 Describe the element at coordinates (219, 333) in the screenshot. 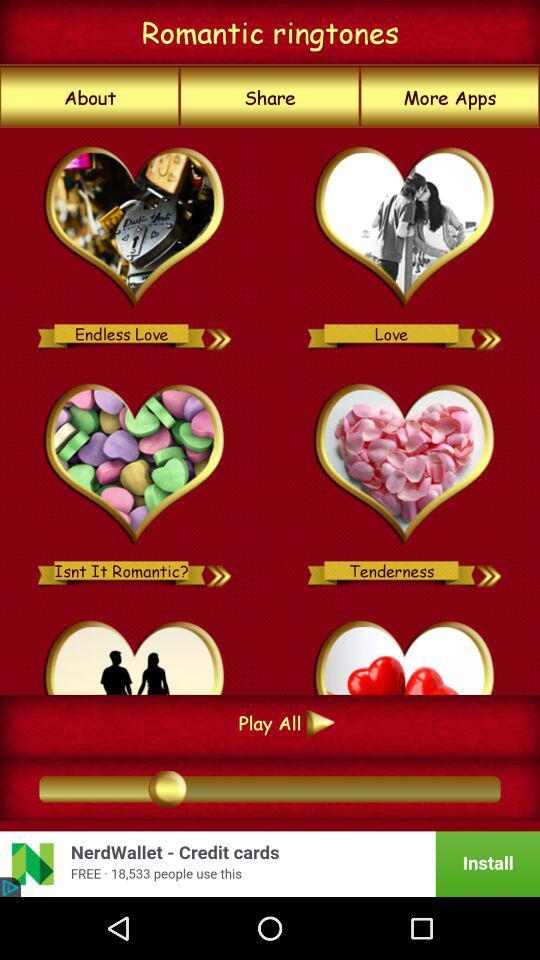

I see `go forward` at that location.